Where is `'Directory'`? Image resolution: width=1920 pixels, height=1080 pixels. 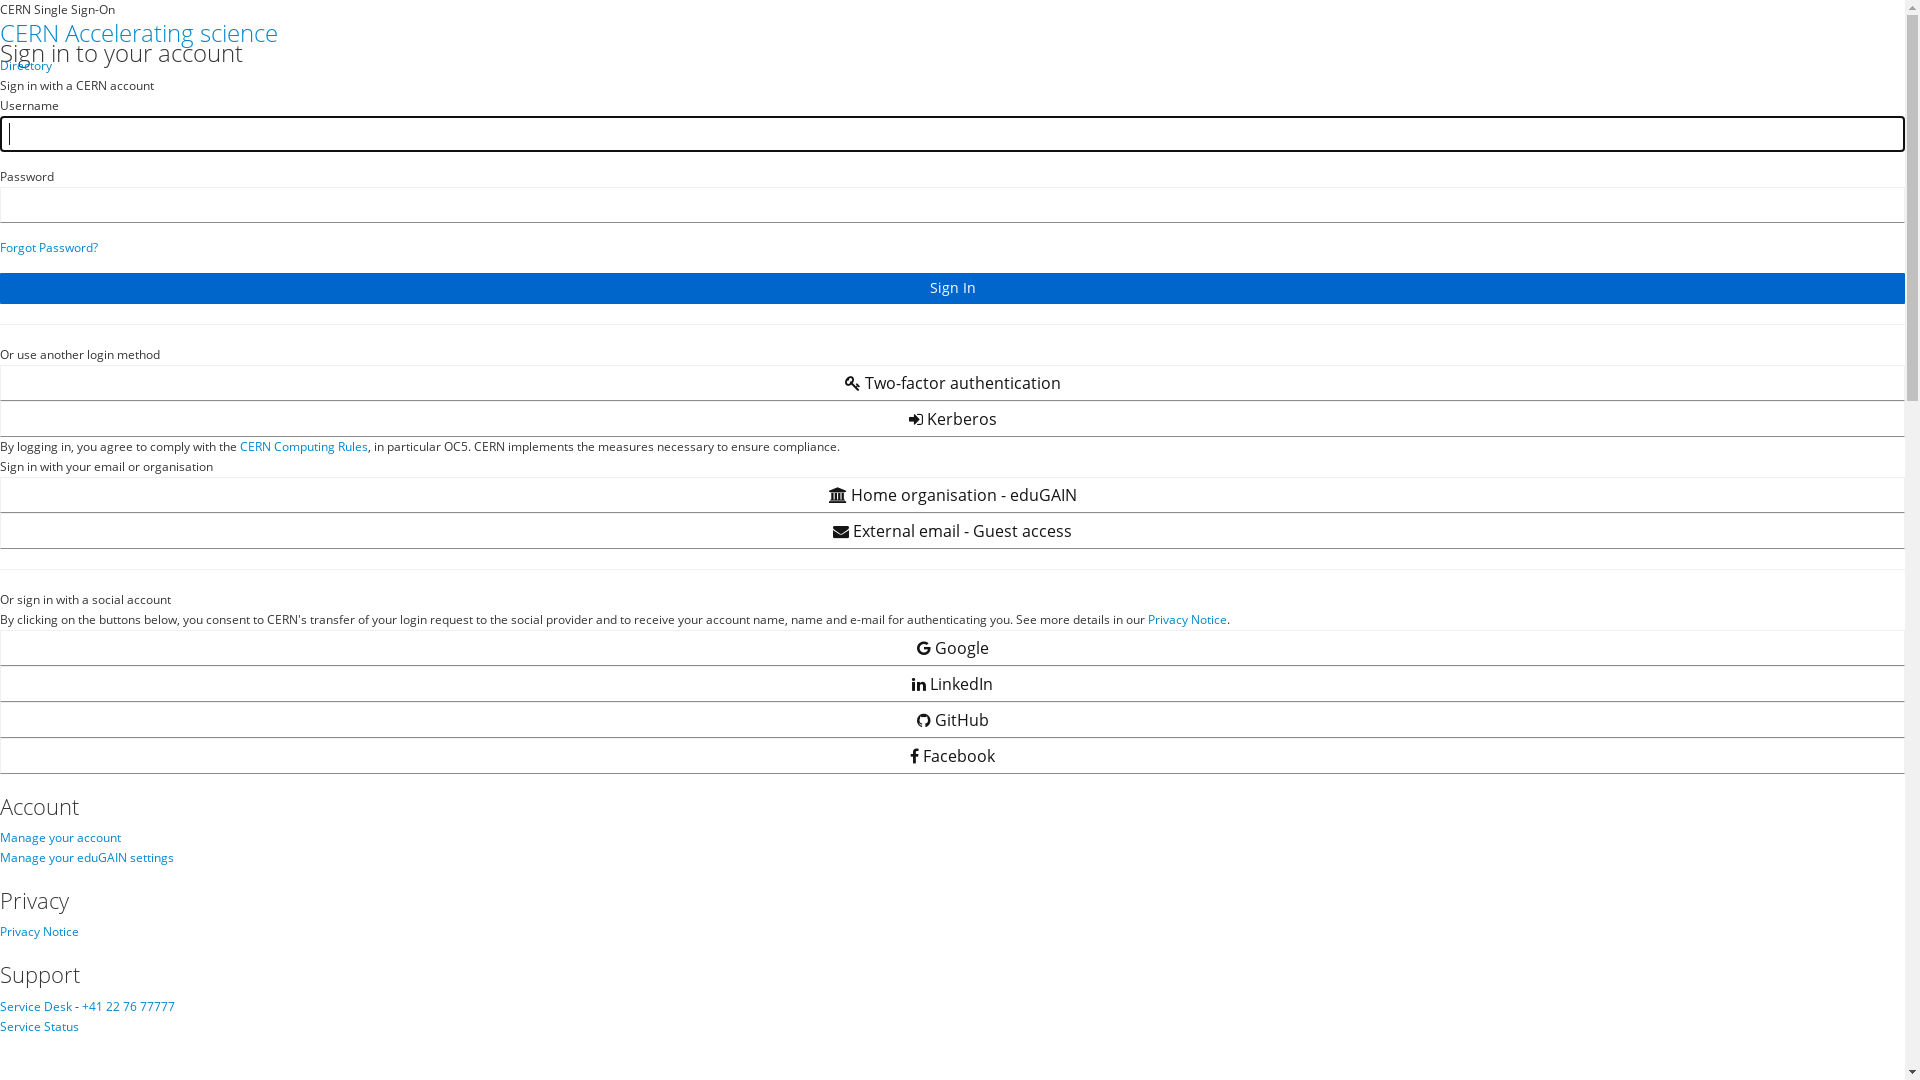
'Directory' is located at coordinates (0, 64).